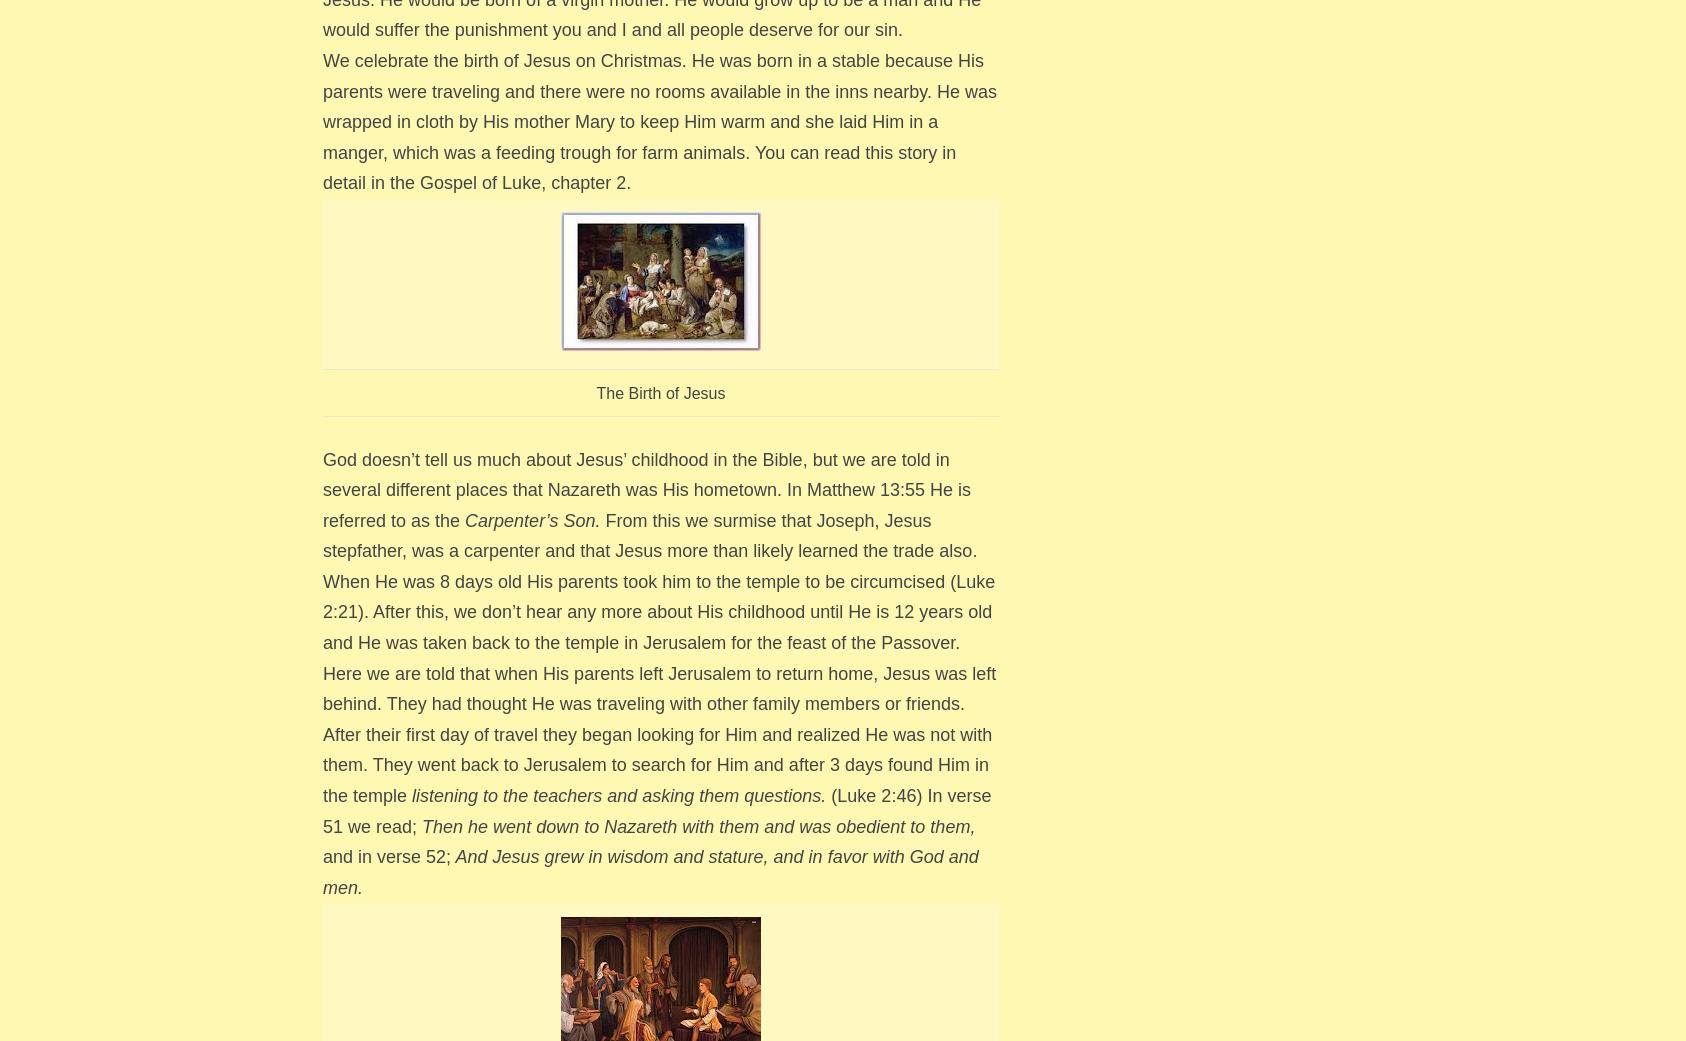 The width and height of the screenshot is (1686, 1041). What do you see at coordinates (322, 535) in the screenshot?
I see `'From this we surmise that Joseph, Jesus stepfather, was a carpenter and that Jesus more than likely learned the trade also.'` at bounding box center [322, 535].